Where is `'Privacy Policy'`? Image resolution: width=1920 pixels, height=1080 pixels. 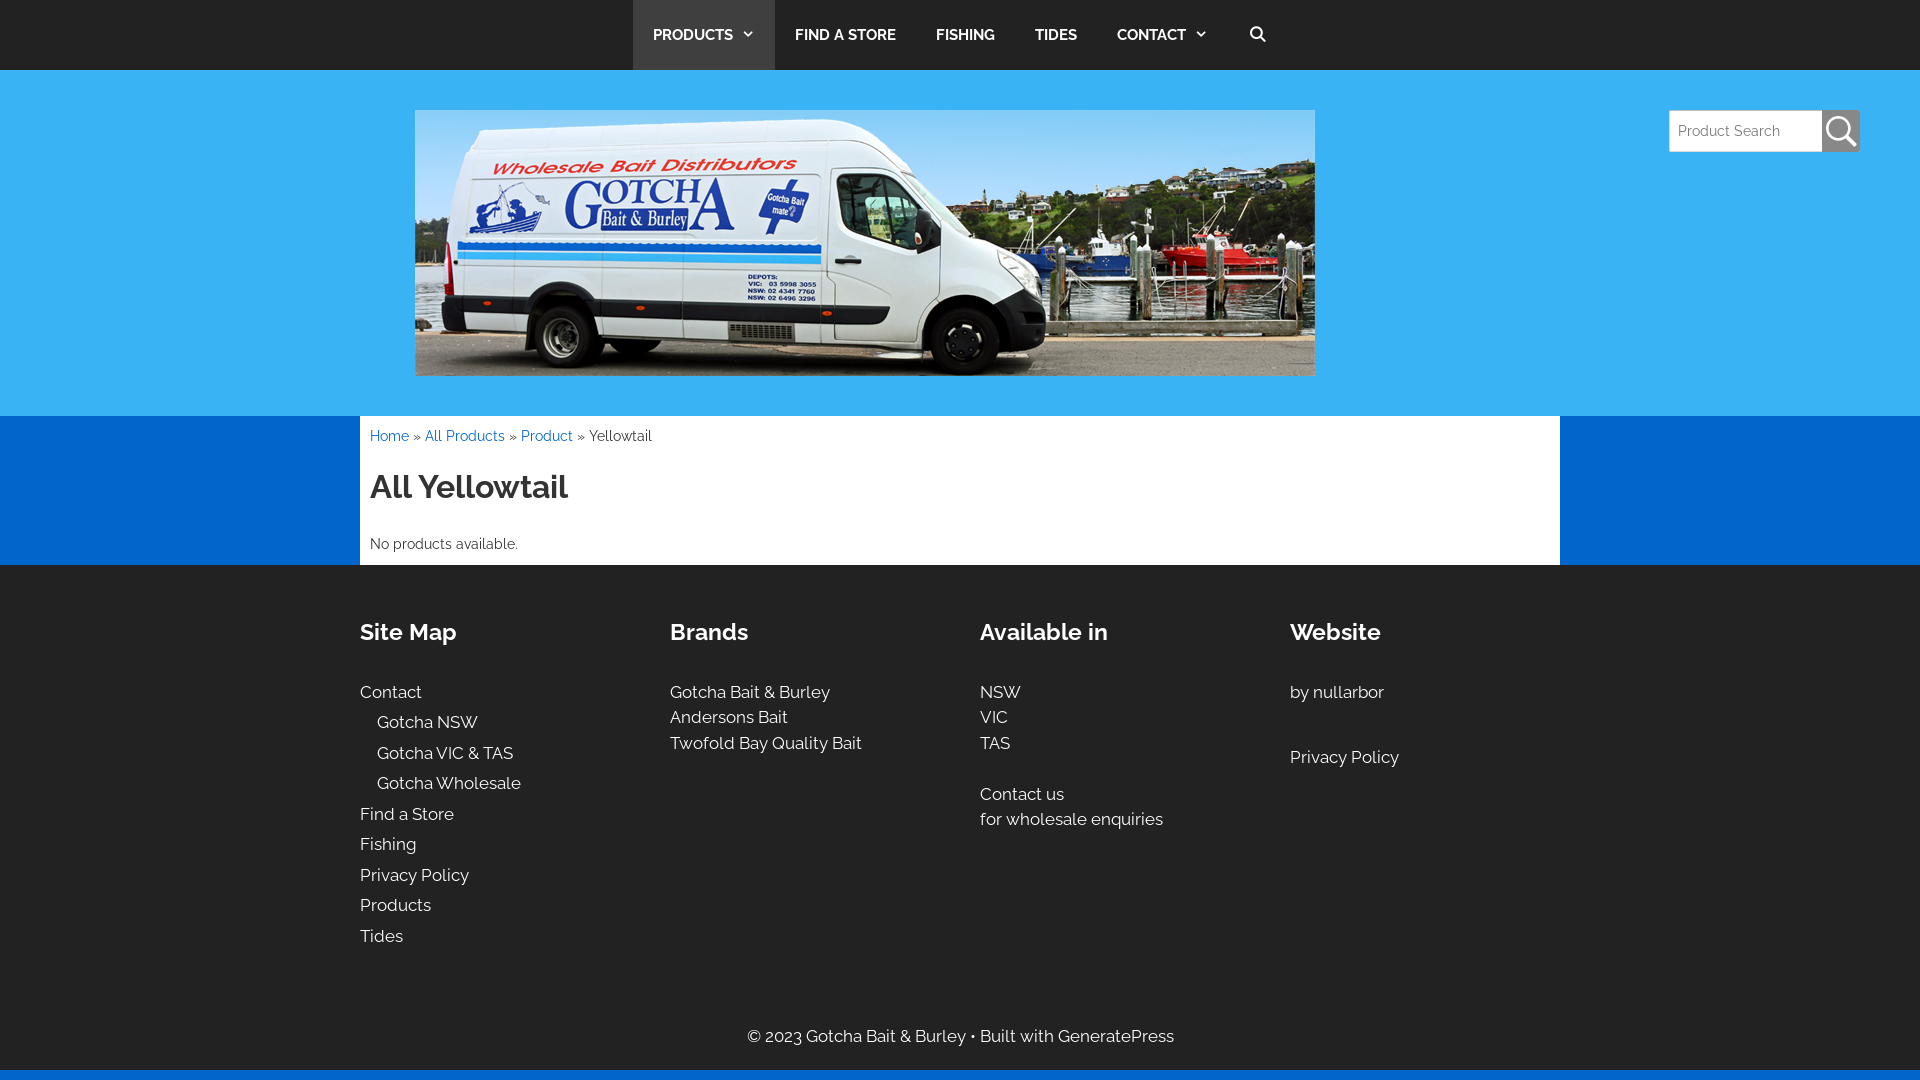
'Privacy Policy' is located at coordinates (360, 874).